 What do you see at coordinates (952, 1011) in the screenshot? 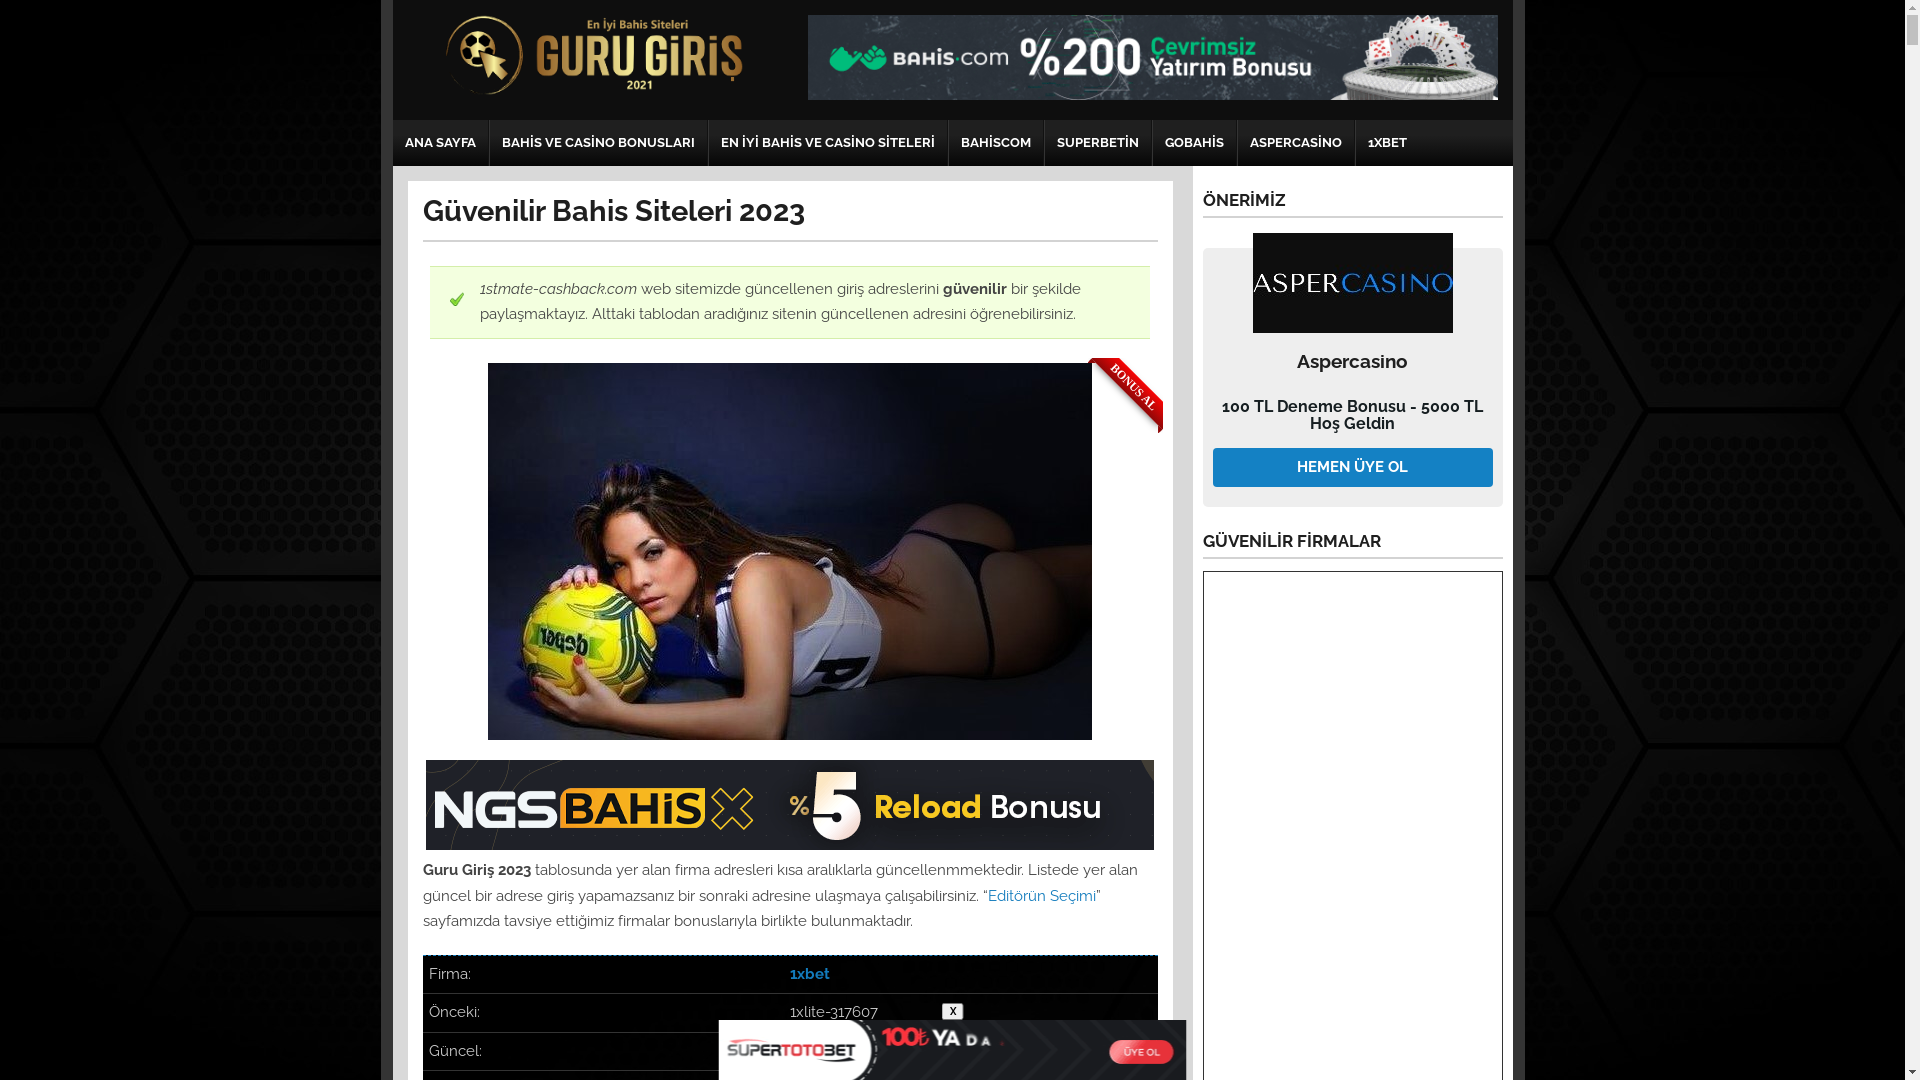
I see `'X'` at bounding box center [952, 1011].